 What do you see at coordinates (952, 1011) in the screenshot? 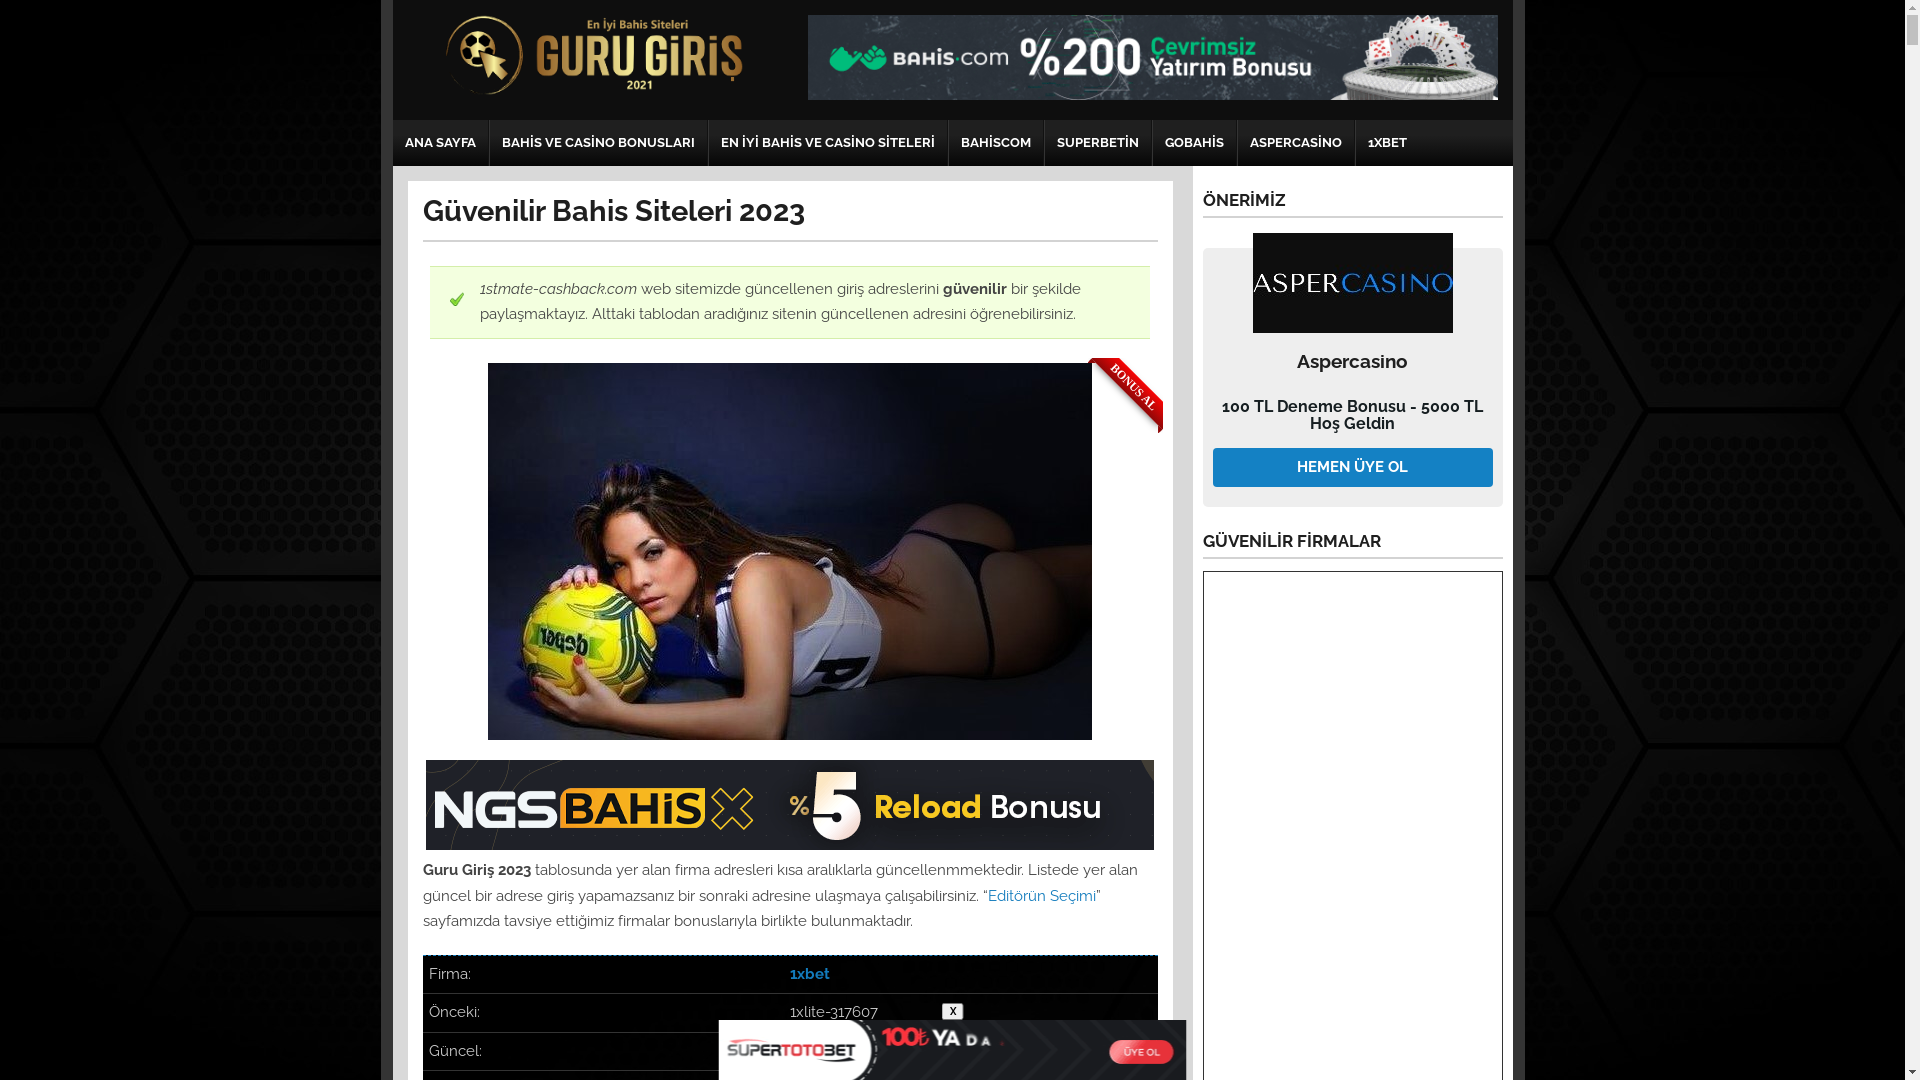
I see `'X'` at bounding box center [952, 1011].